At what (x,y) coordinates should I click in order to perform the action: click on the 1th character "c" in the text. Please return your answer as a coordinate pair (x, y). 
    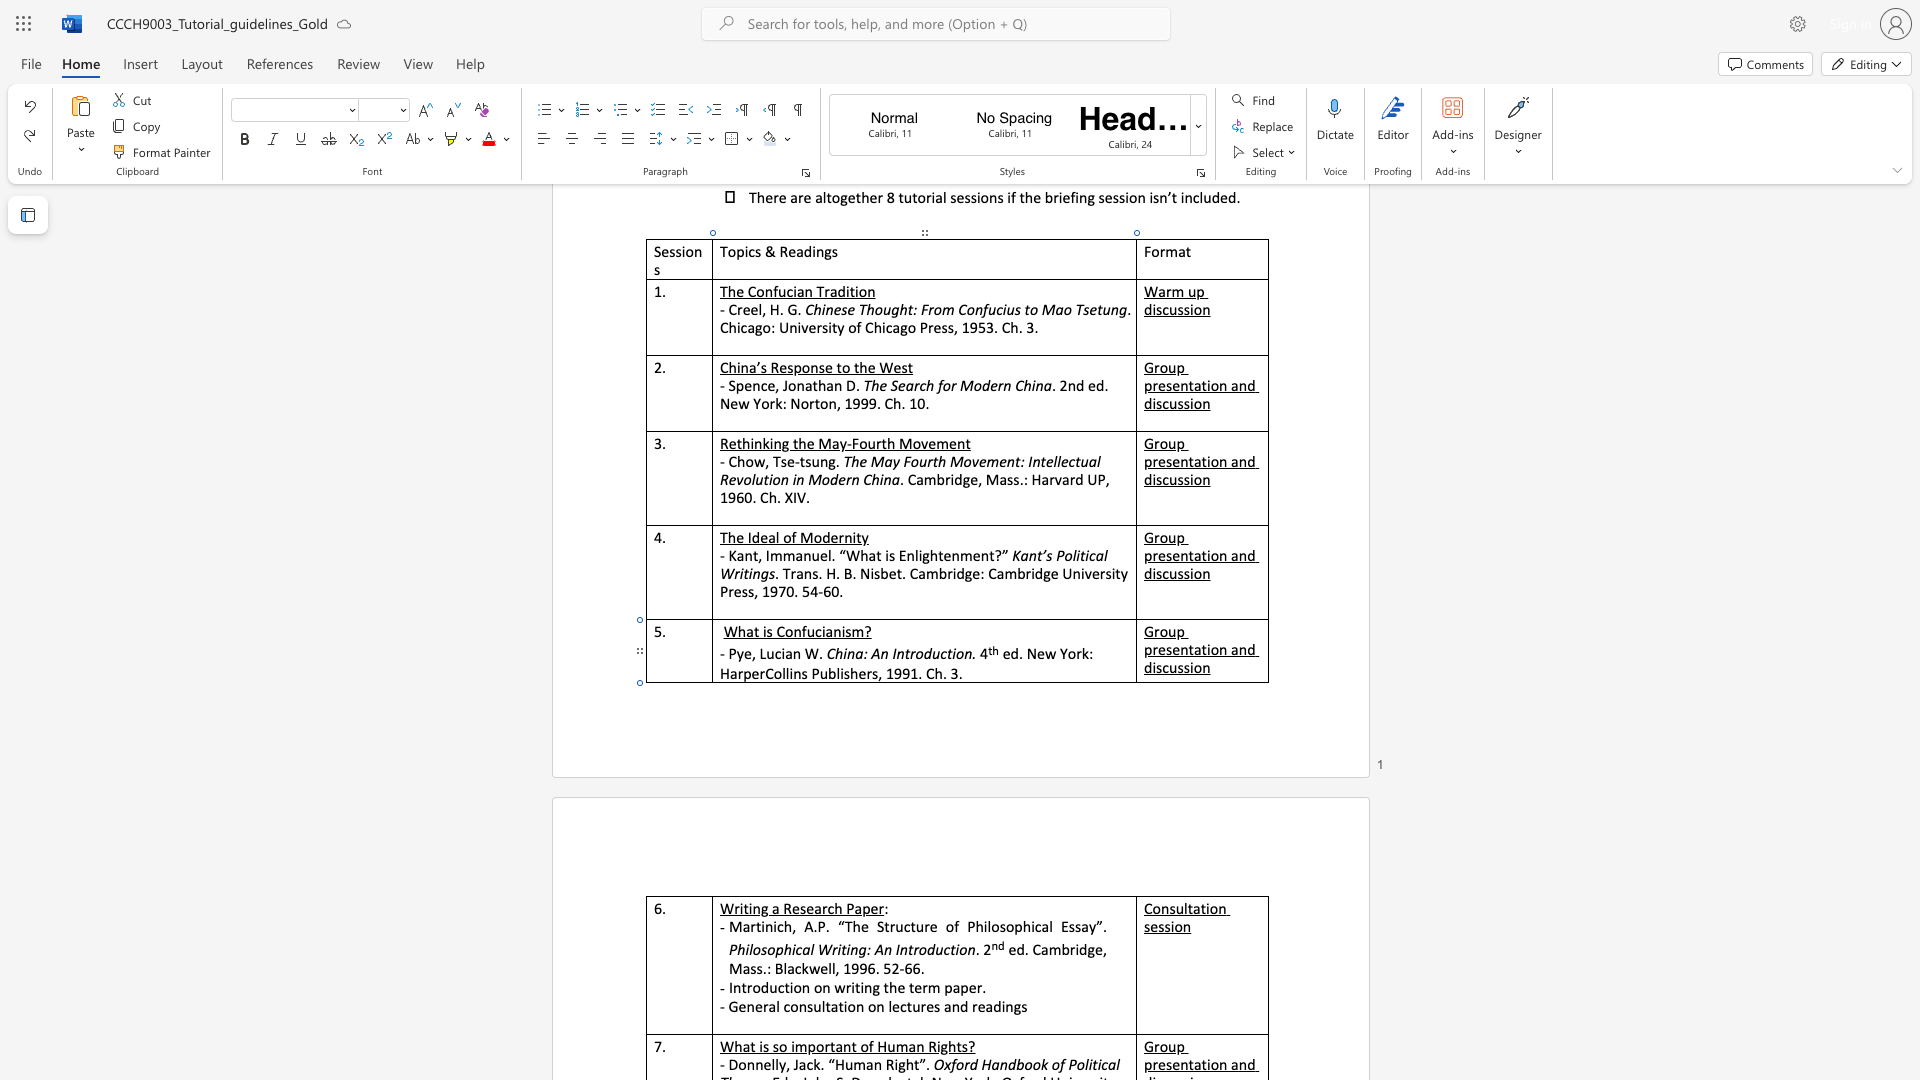
    Looking at the image, I should click on (777, 654).